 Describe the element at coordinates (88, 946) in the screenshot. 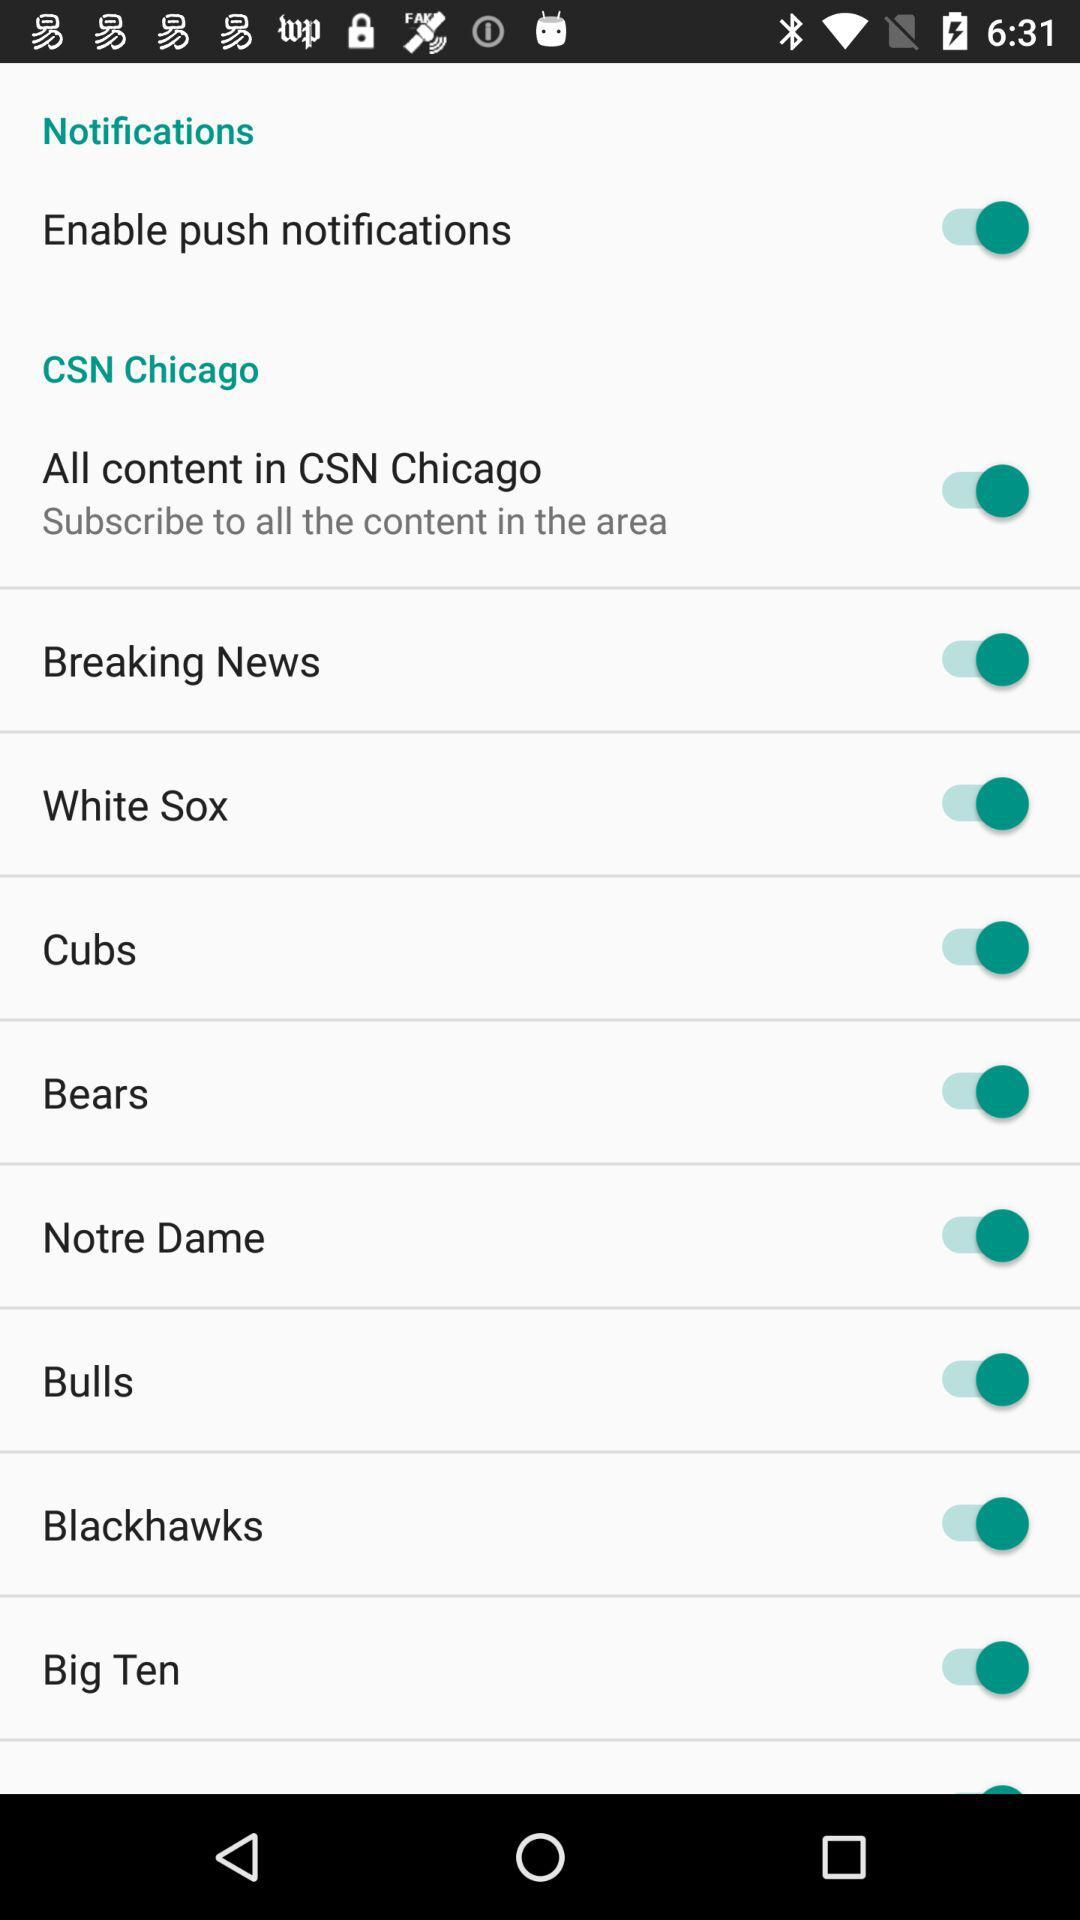

I see `cubs app` at that location.